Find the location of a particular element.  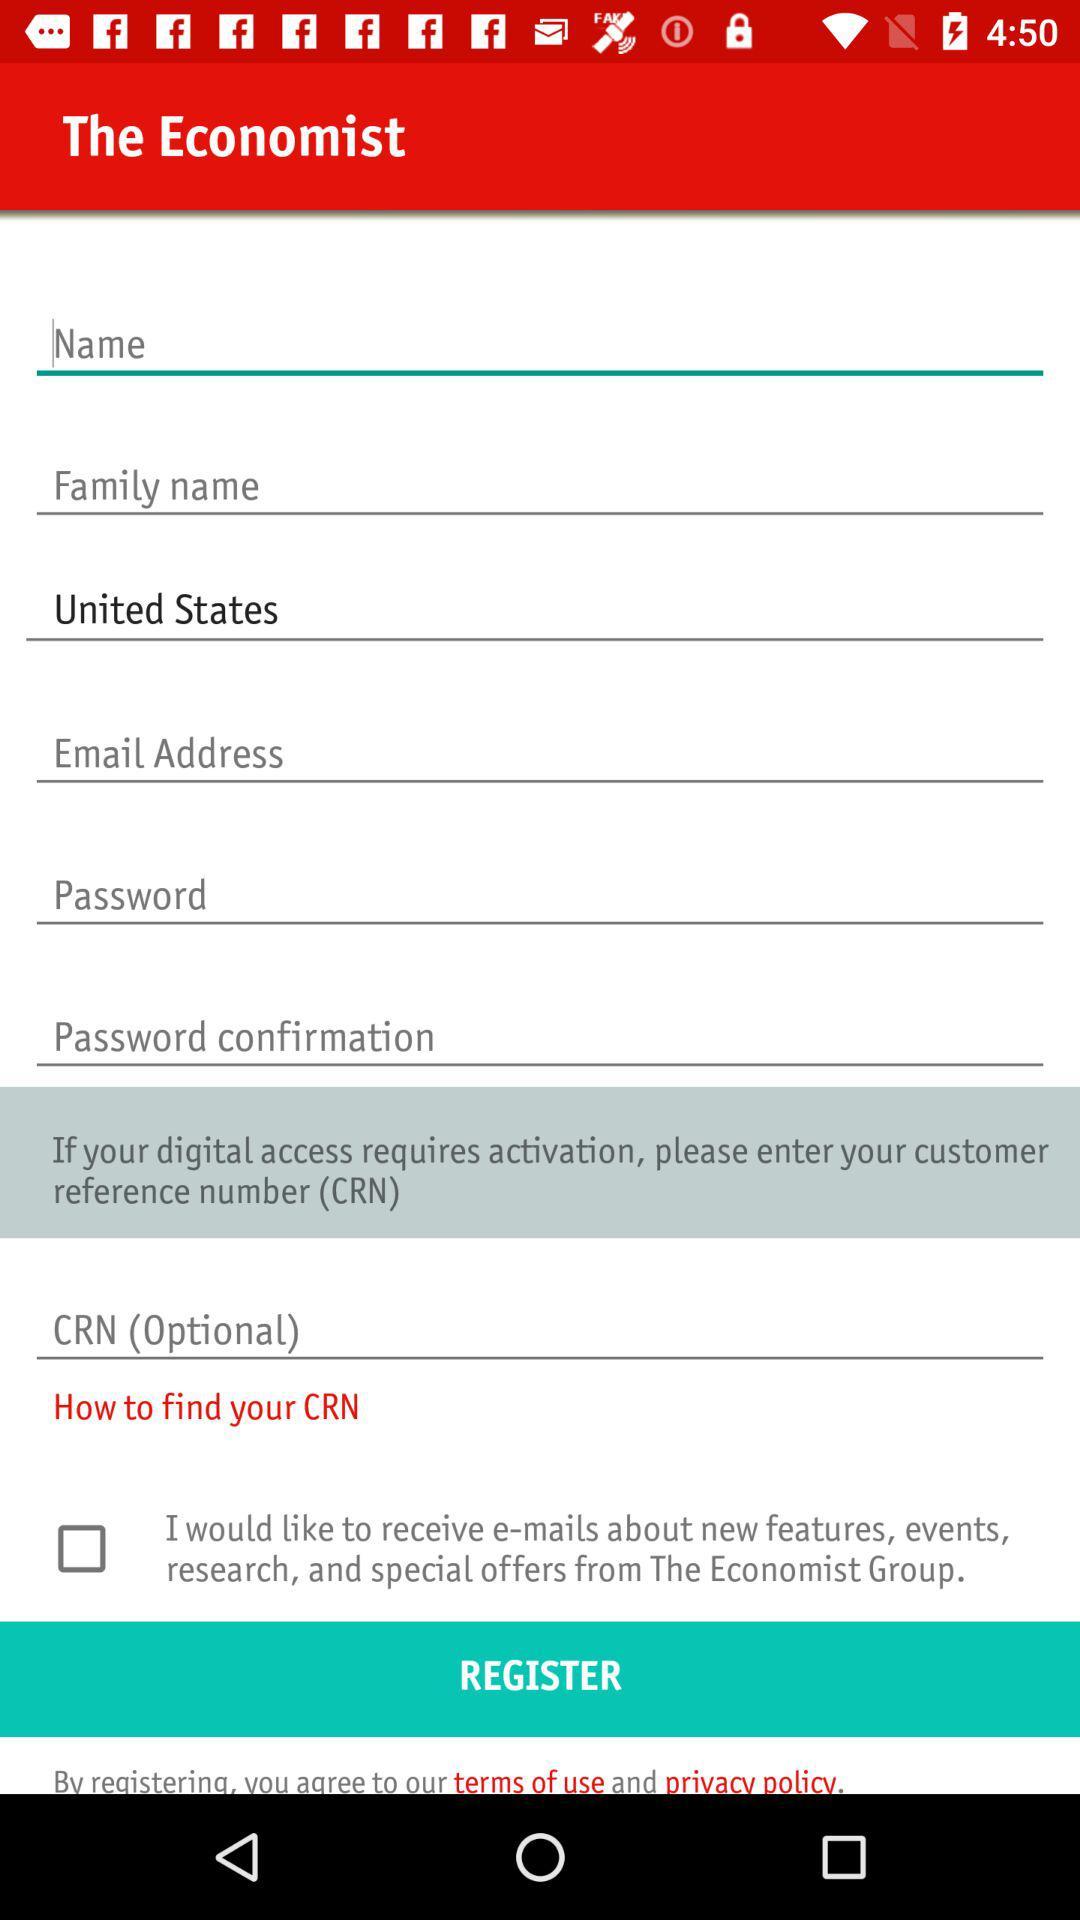

how to find is located at coordinates (193, 1418).